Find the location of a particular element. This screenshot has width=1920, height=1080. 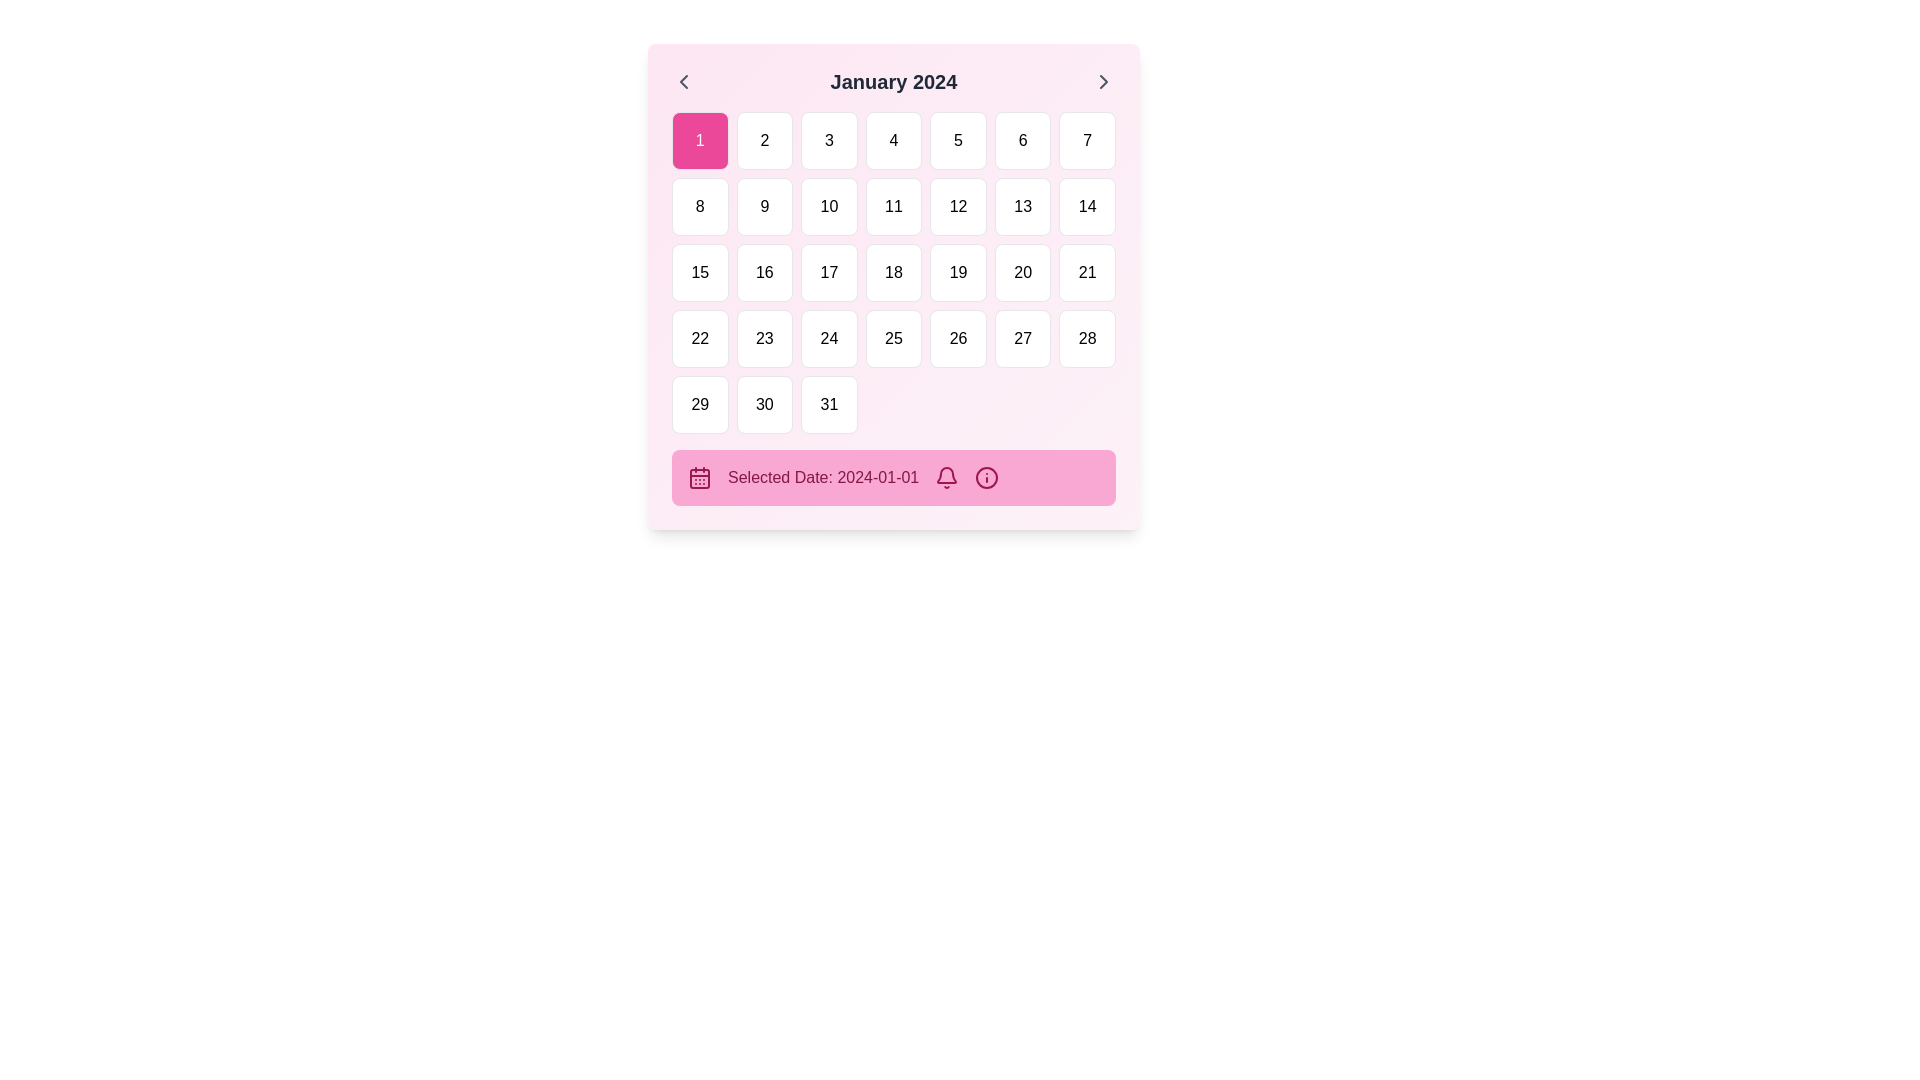

the information icon button located at the far right of the footer in the date picker interface is located at coordinates (987, 478).